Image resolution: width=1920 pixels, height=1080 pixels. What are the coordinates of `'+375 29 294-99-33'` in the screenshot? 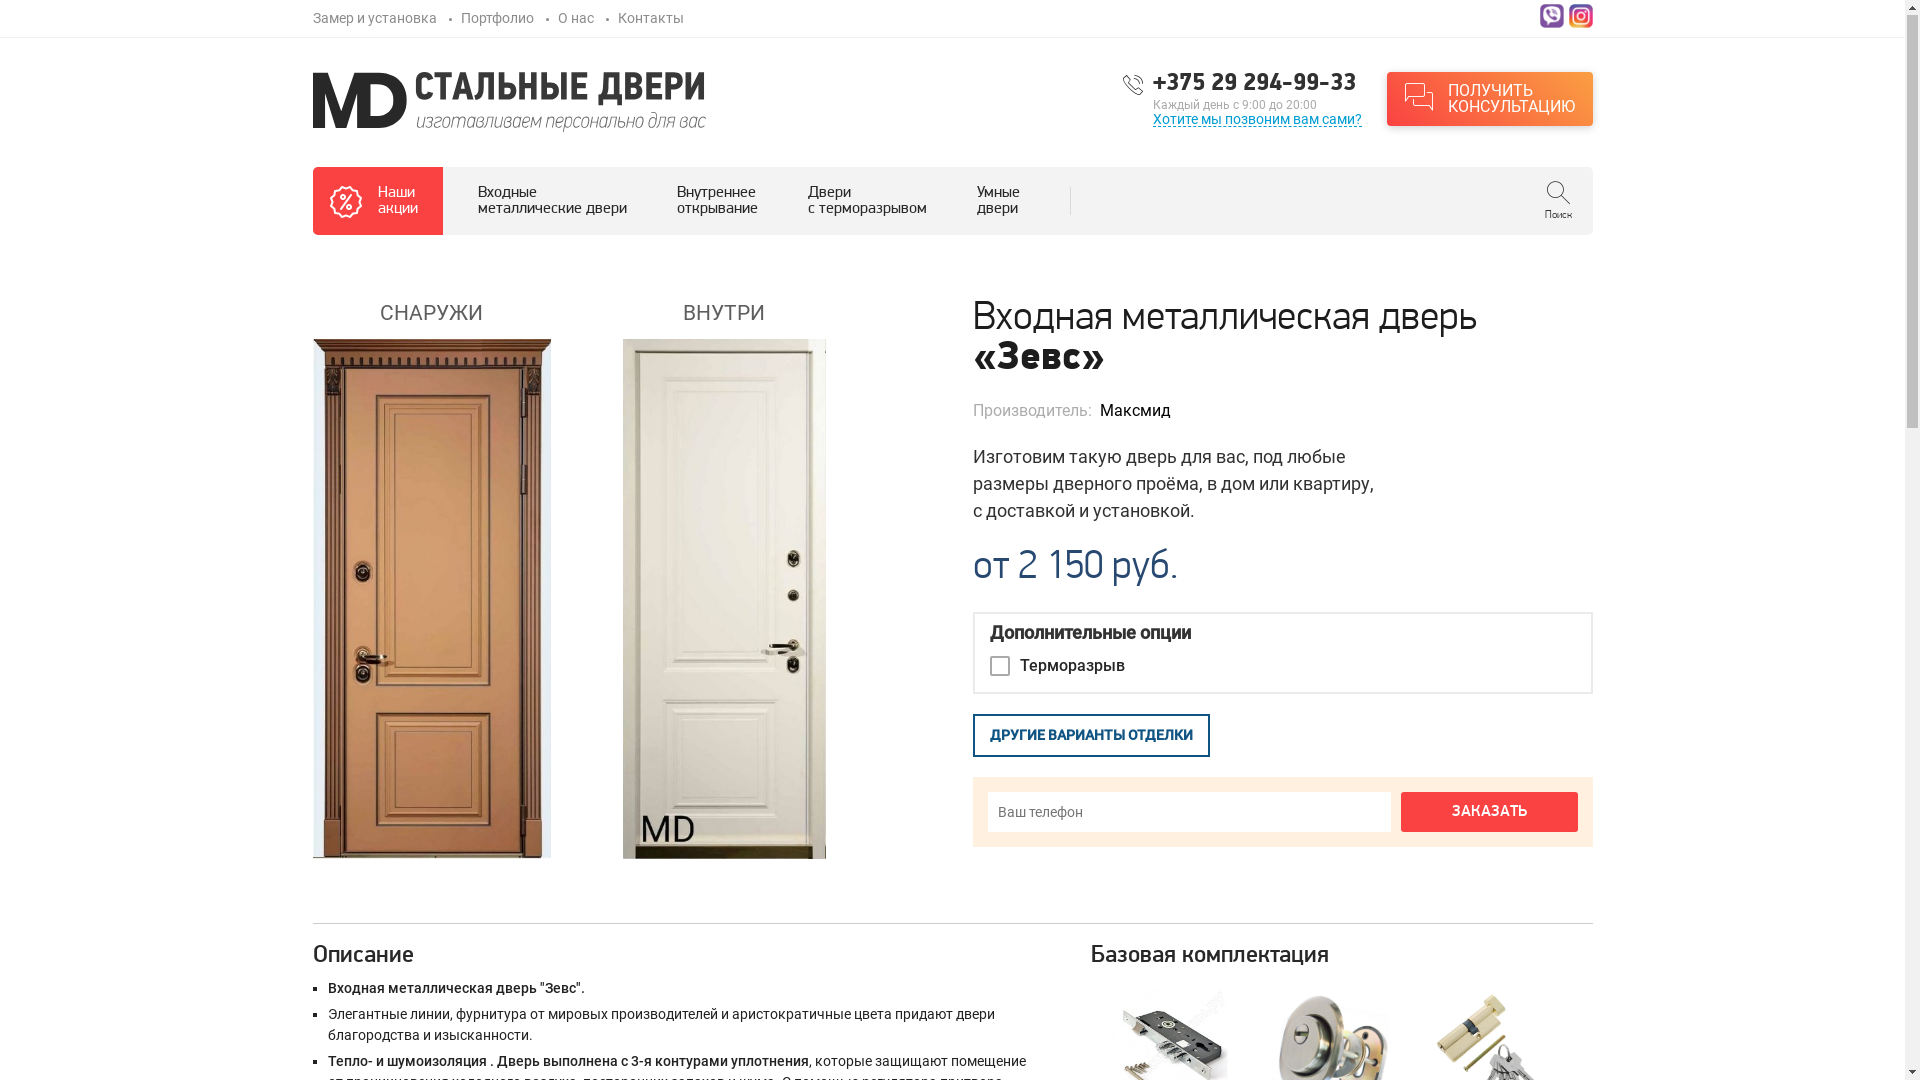 It's located at (1255, 83).